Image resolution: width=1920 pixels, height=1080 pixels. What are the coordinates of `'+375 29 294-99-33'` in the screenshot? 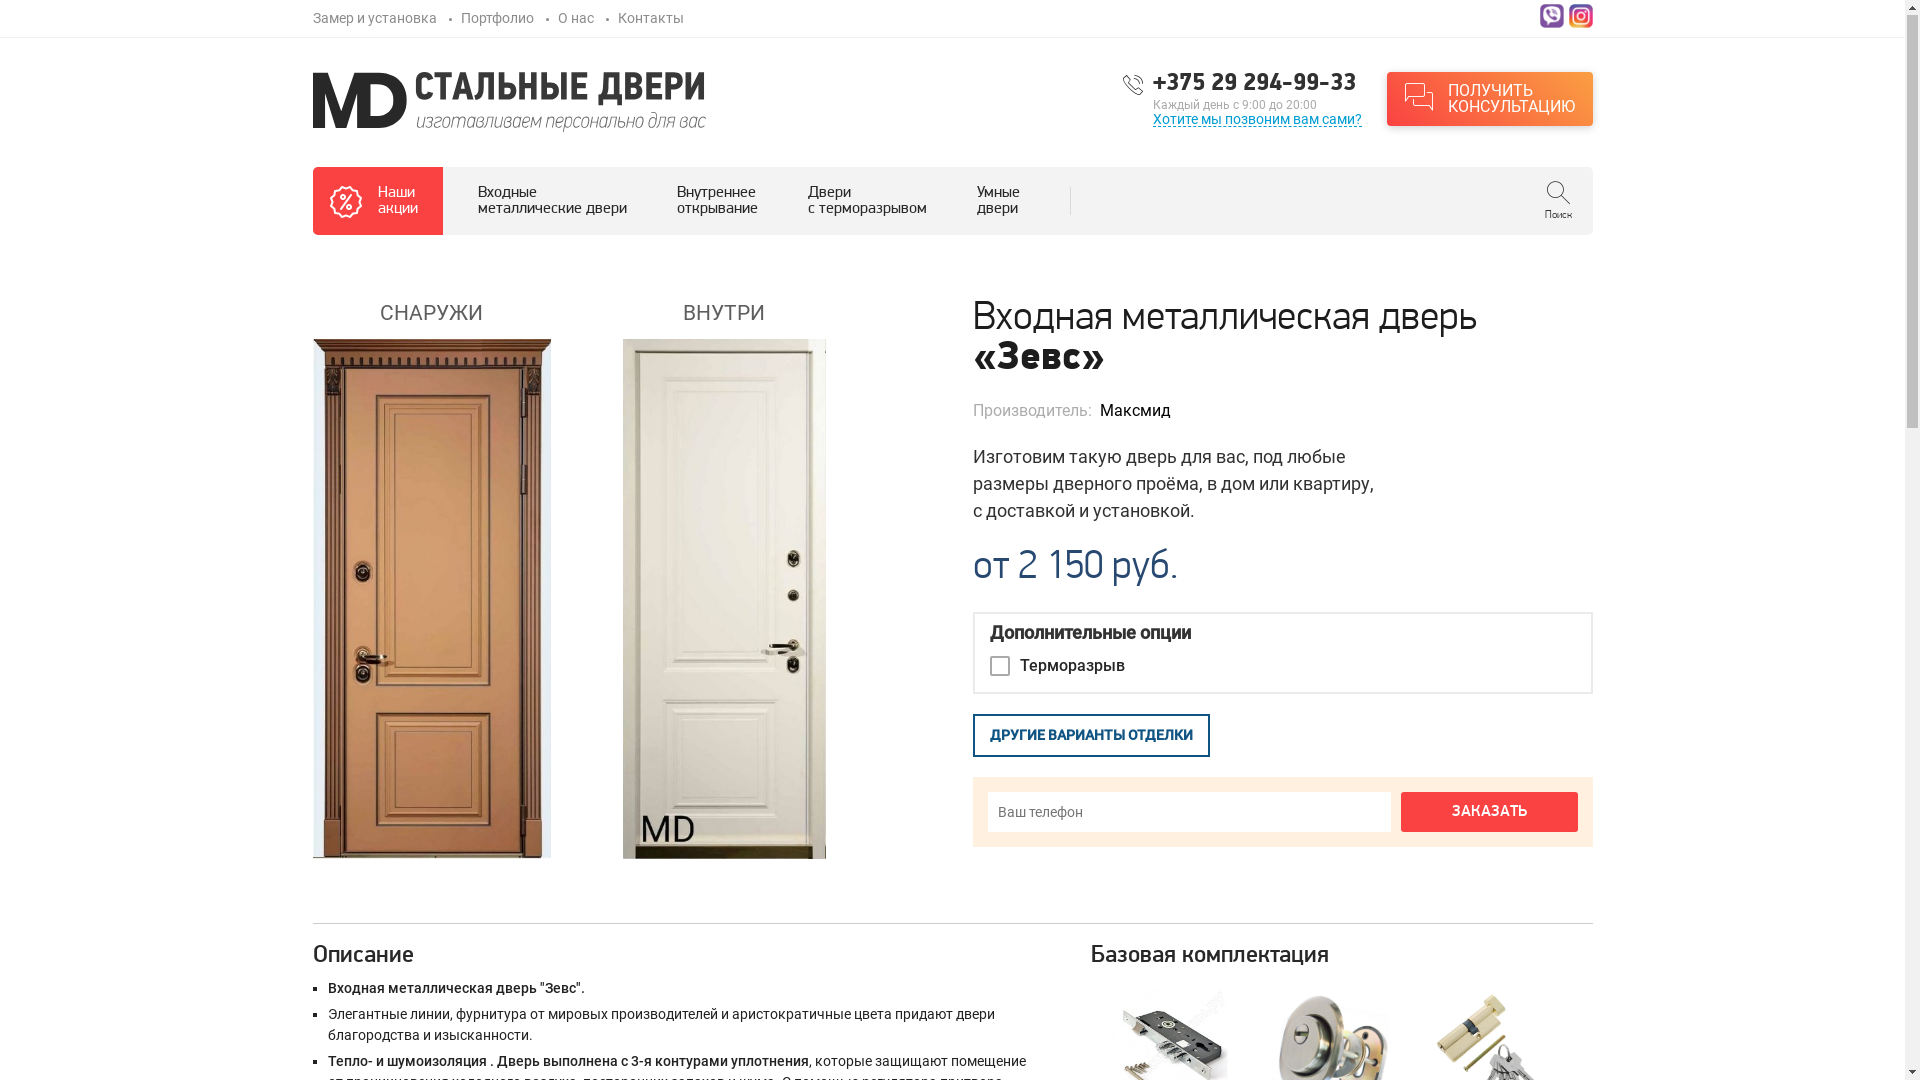 It's located at (1255, 83).